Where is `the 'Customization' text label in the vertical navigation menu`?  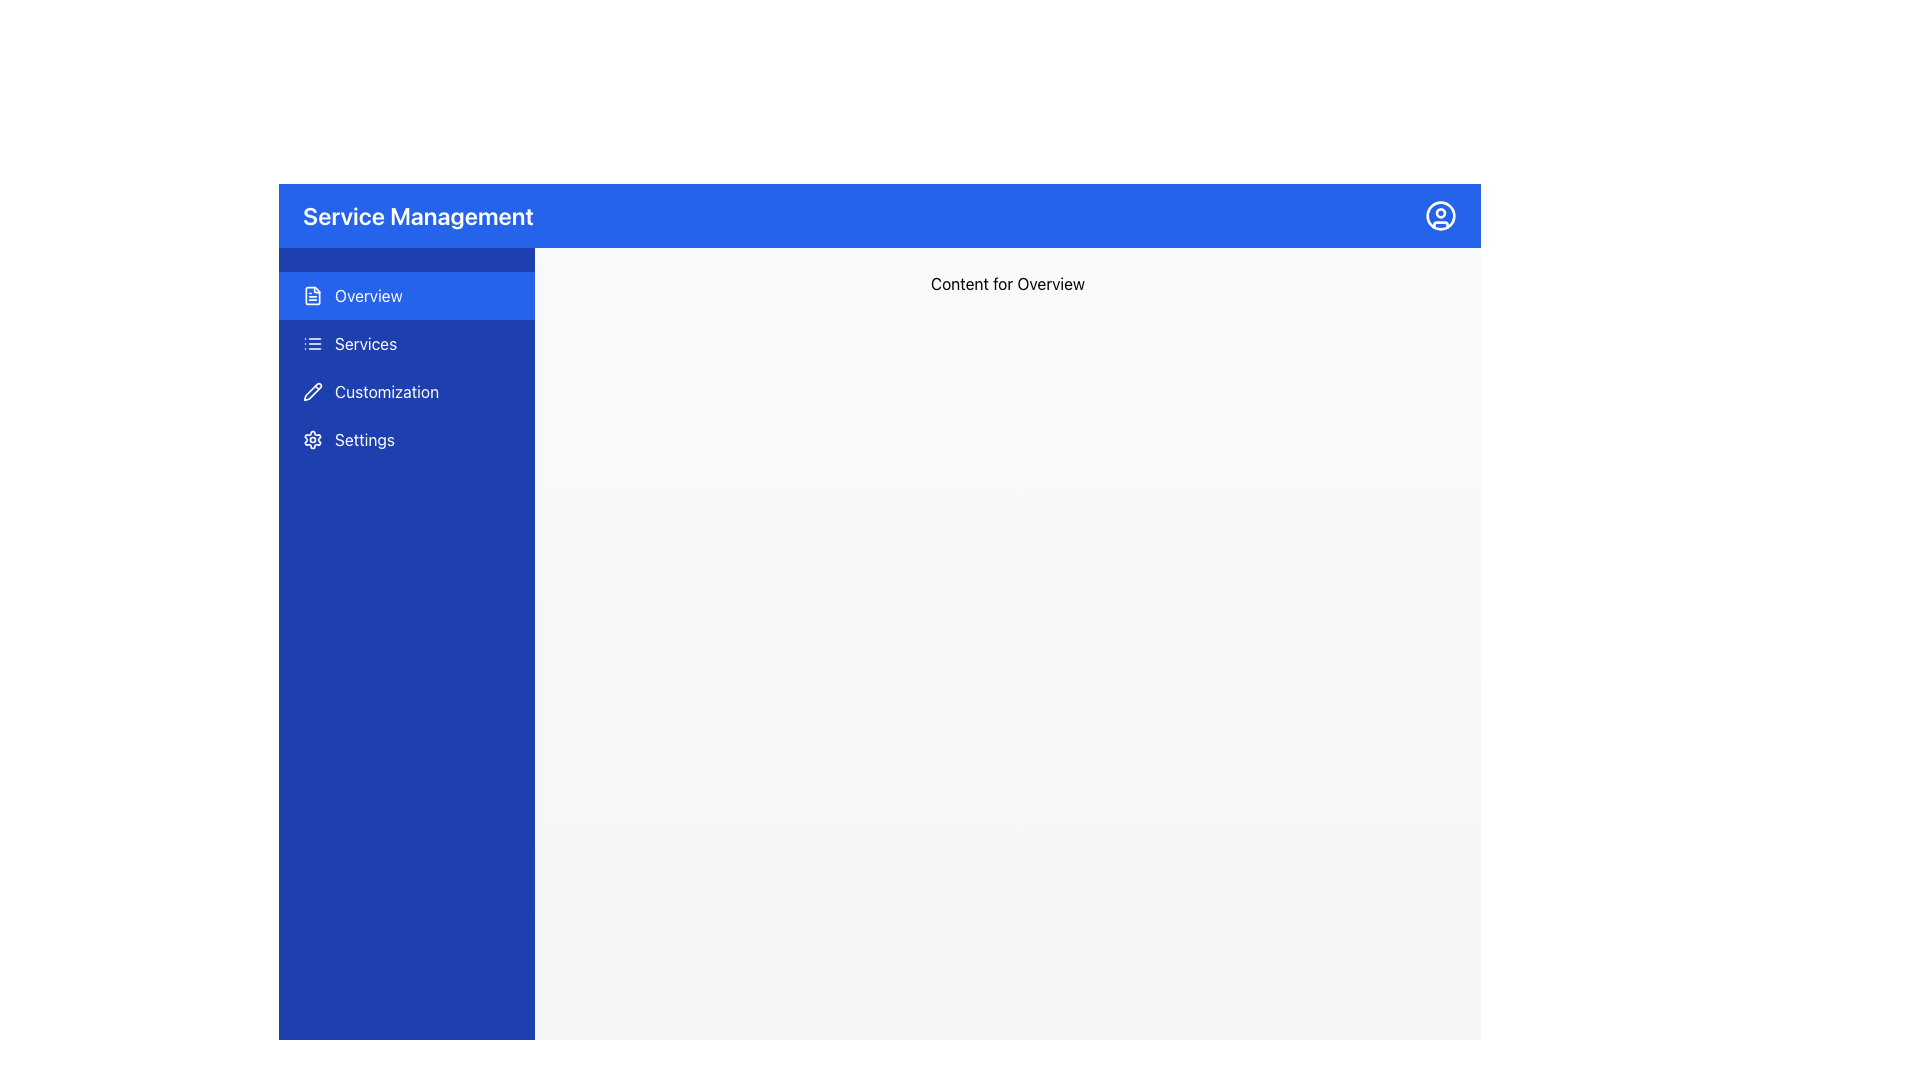
the 'Customization' text label in the vertical navigation menu is located at coordinates (387, 392).